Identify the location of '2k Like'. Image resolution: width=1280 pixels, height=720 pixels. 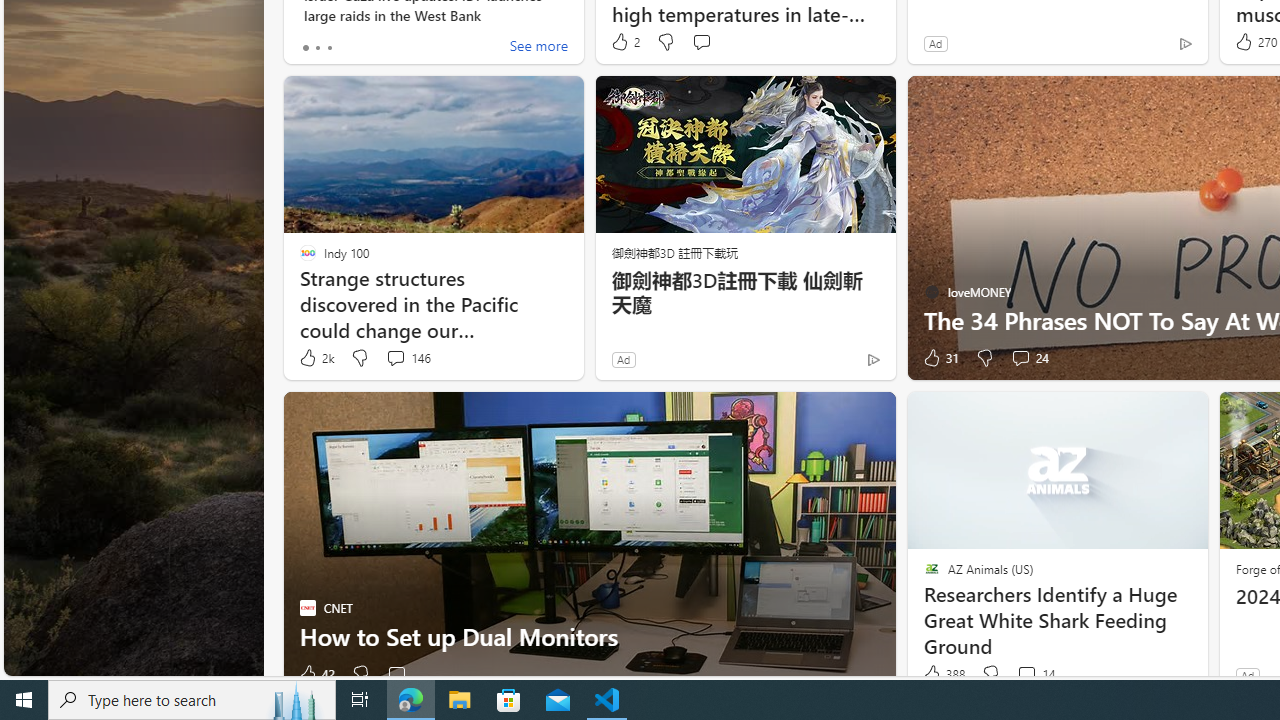
(314, 357).